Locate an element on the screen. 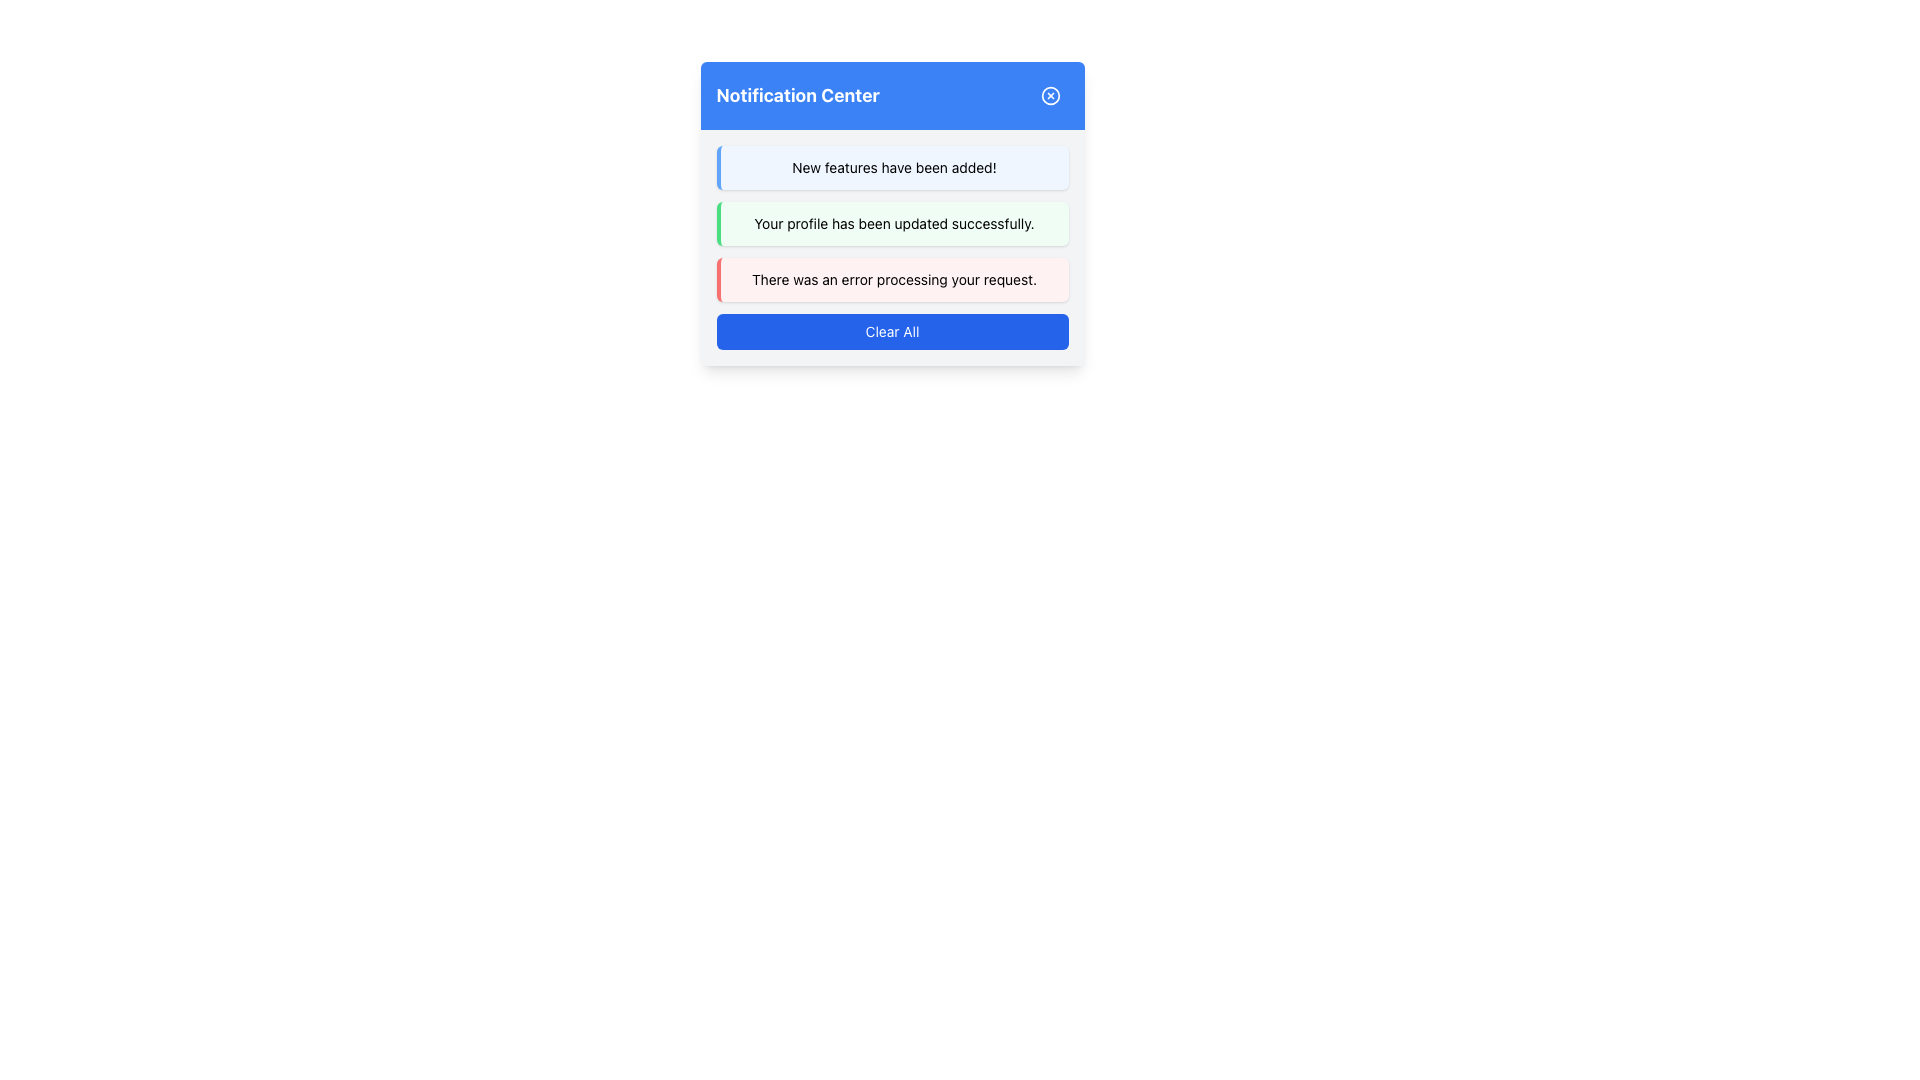 The width and height of the screenshot is (1920, 1080). the clear notifications button located at the bottom of the notification panel is located at coordinates (891, 330).